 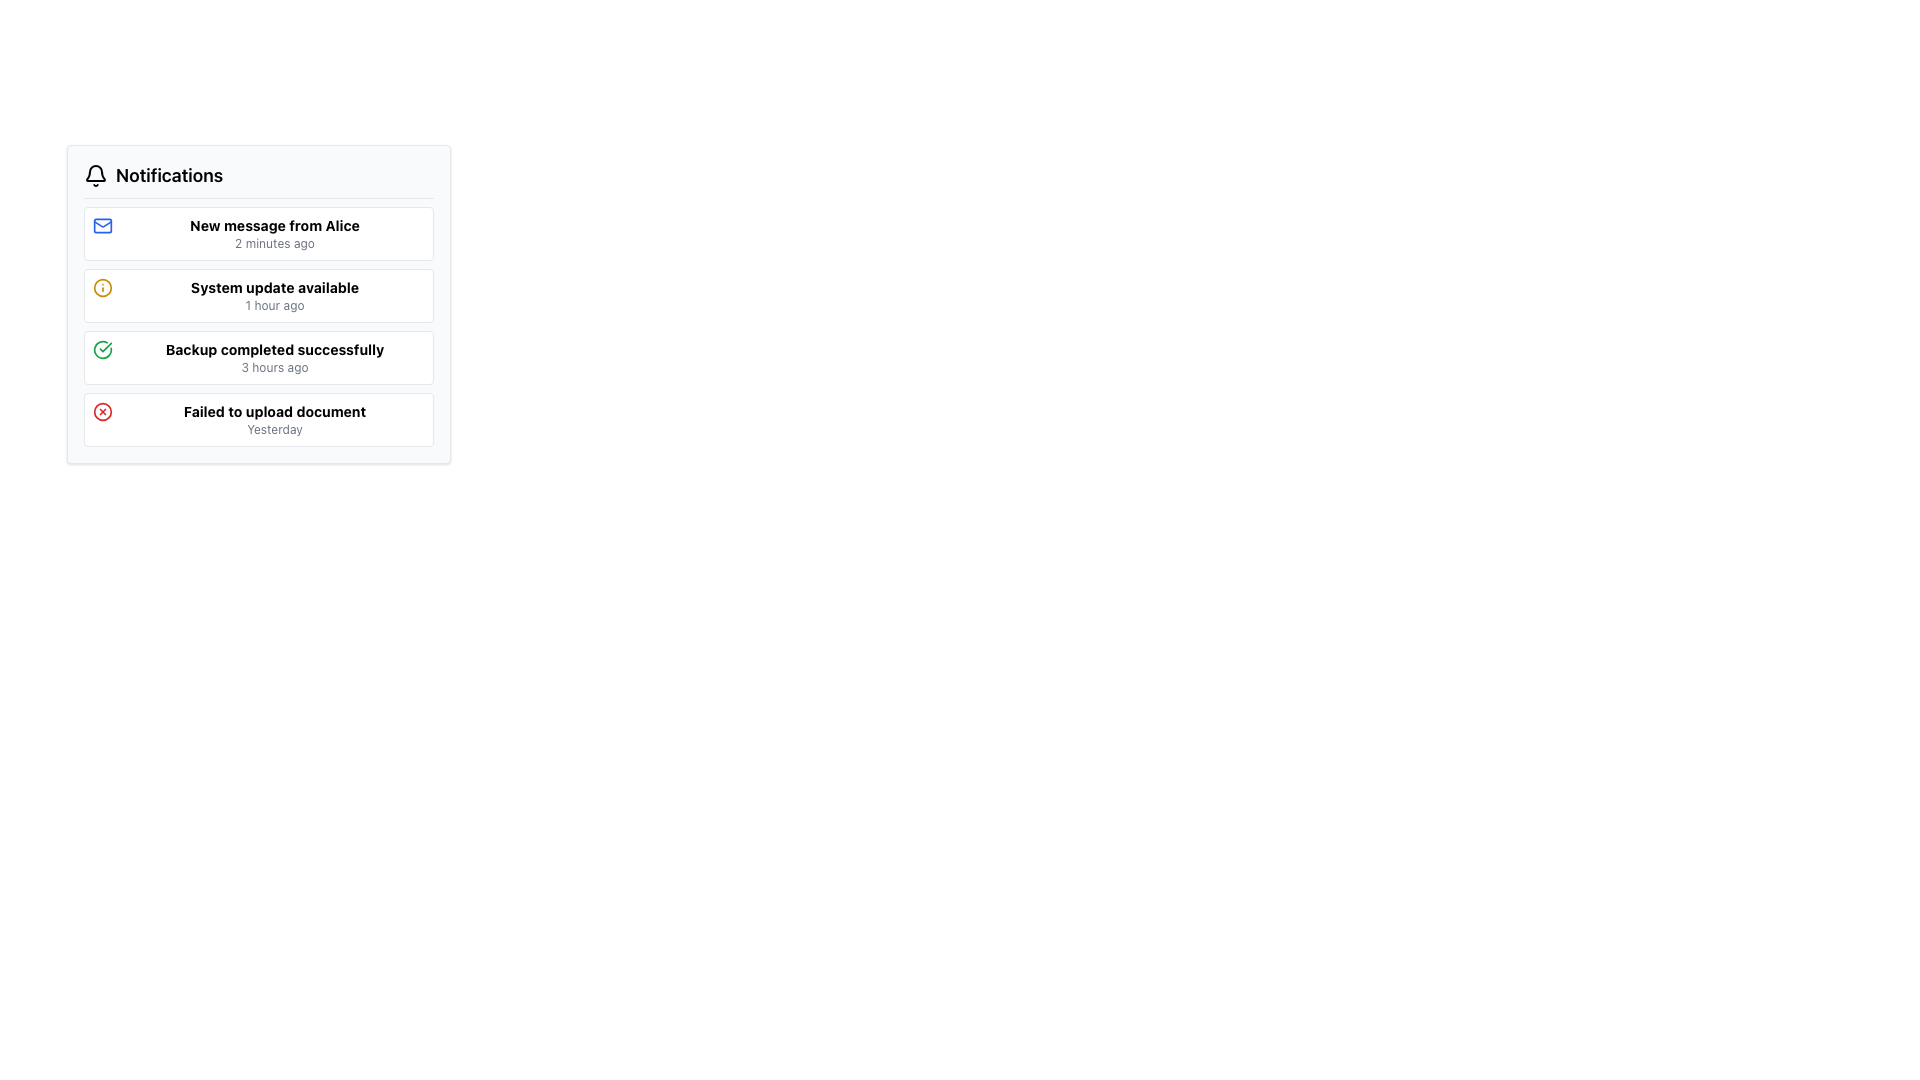 What do you see at coordinates (95, 175) in the screenshot?
I see `the notification bell icon located on the leftmost side of the notifications section, which indicates the presence of new or recent notifications` at bounding box center [95, 175].